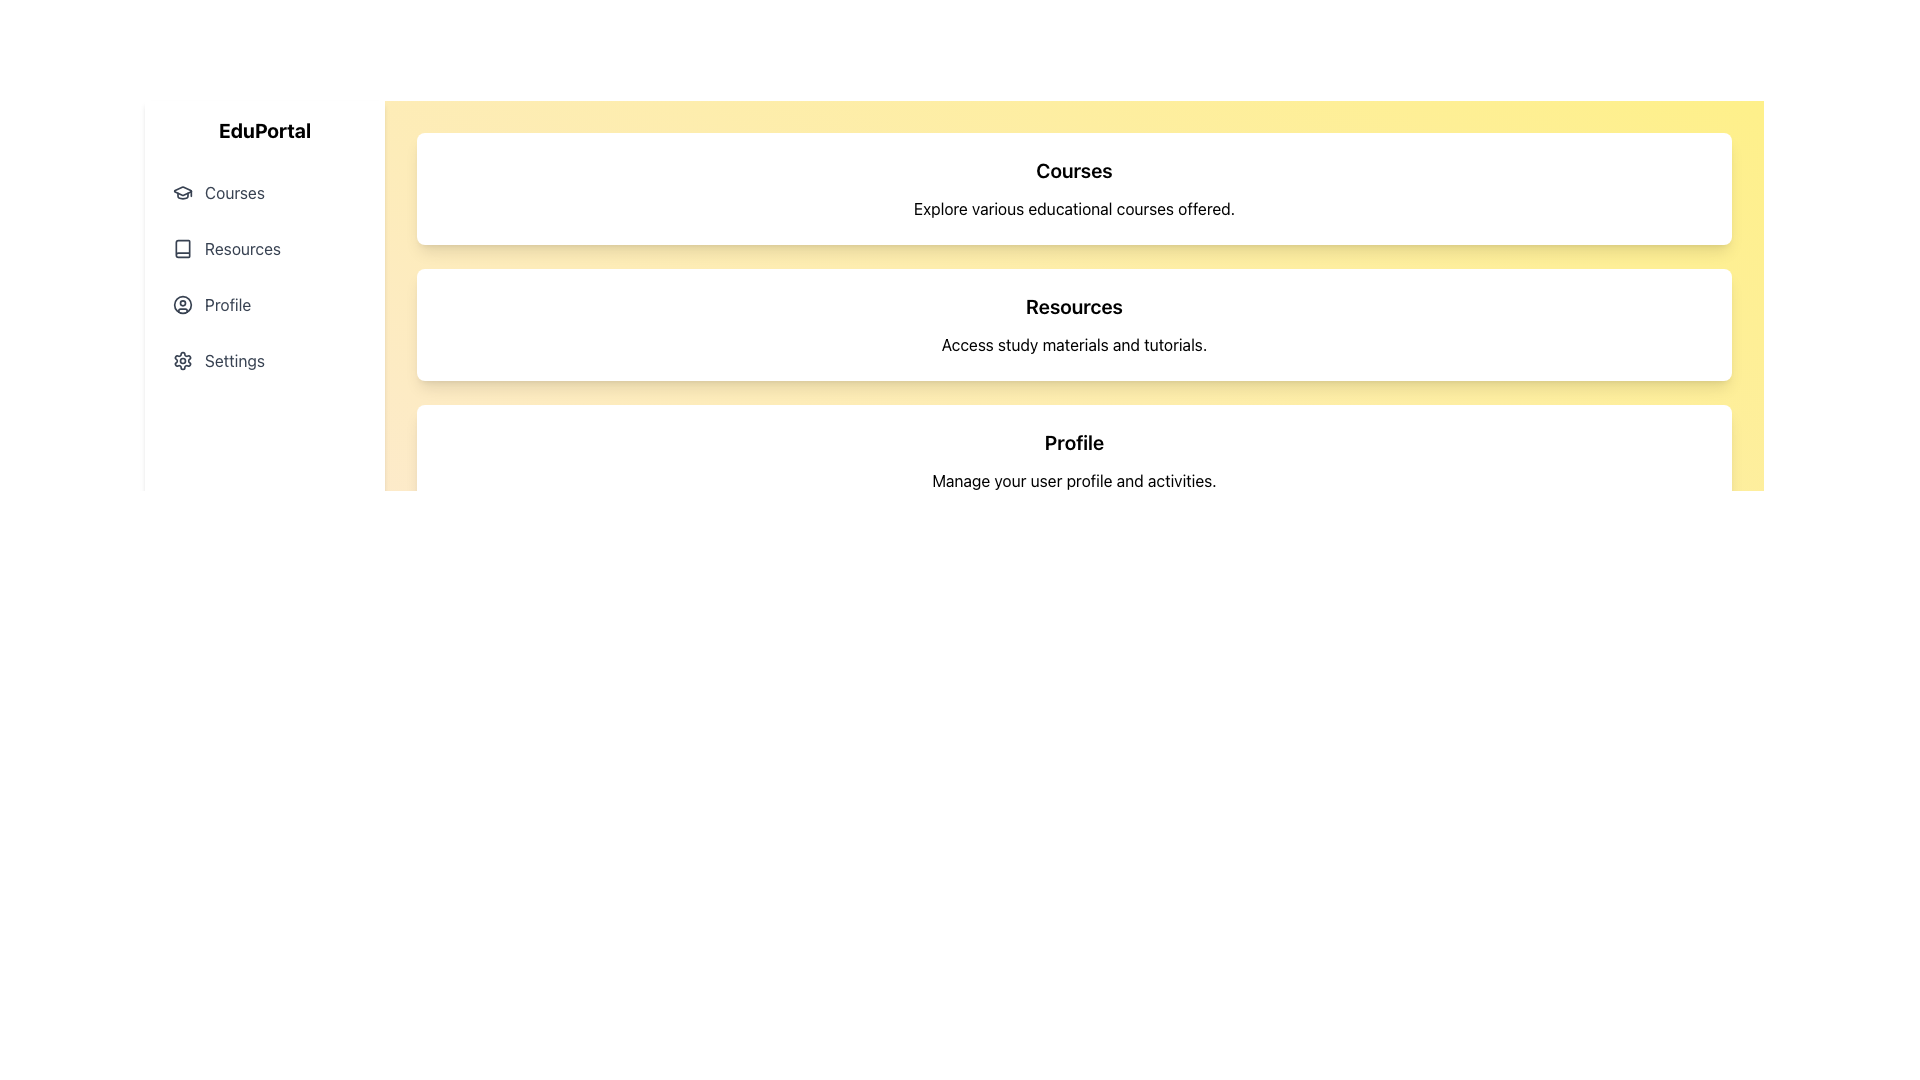 The height and width of the screenshot is (1080, 1920). I want to click on the compact, rectangular SVG icon associated with the label 'Resources' in the left-side vertical navigation menu, so click(182, 248).